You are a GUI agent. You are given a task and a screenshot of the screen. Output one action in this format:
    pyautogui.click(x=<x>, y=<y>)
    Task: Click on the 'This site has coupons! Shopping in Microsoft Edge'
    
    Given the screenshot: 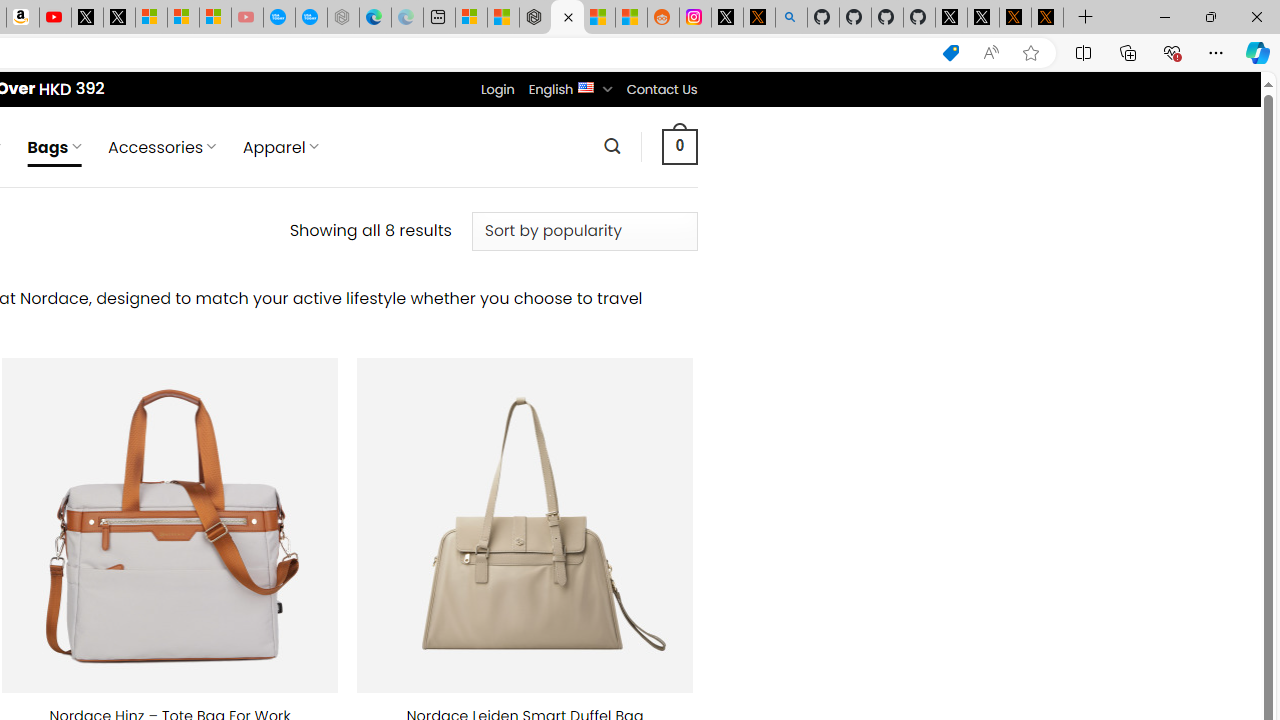 What is the action you would take?
    pyautogui.click(x=950, y=52)
    